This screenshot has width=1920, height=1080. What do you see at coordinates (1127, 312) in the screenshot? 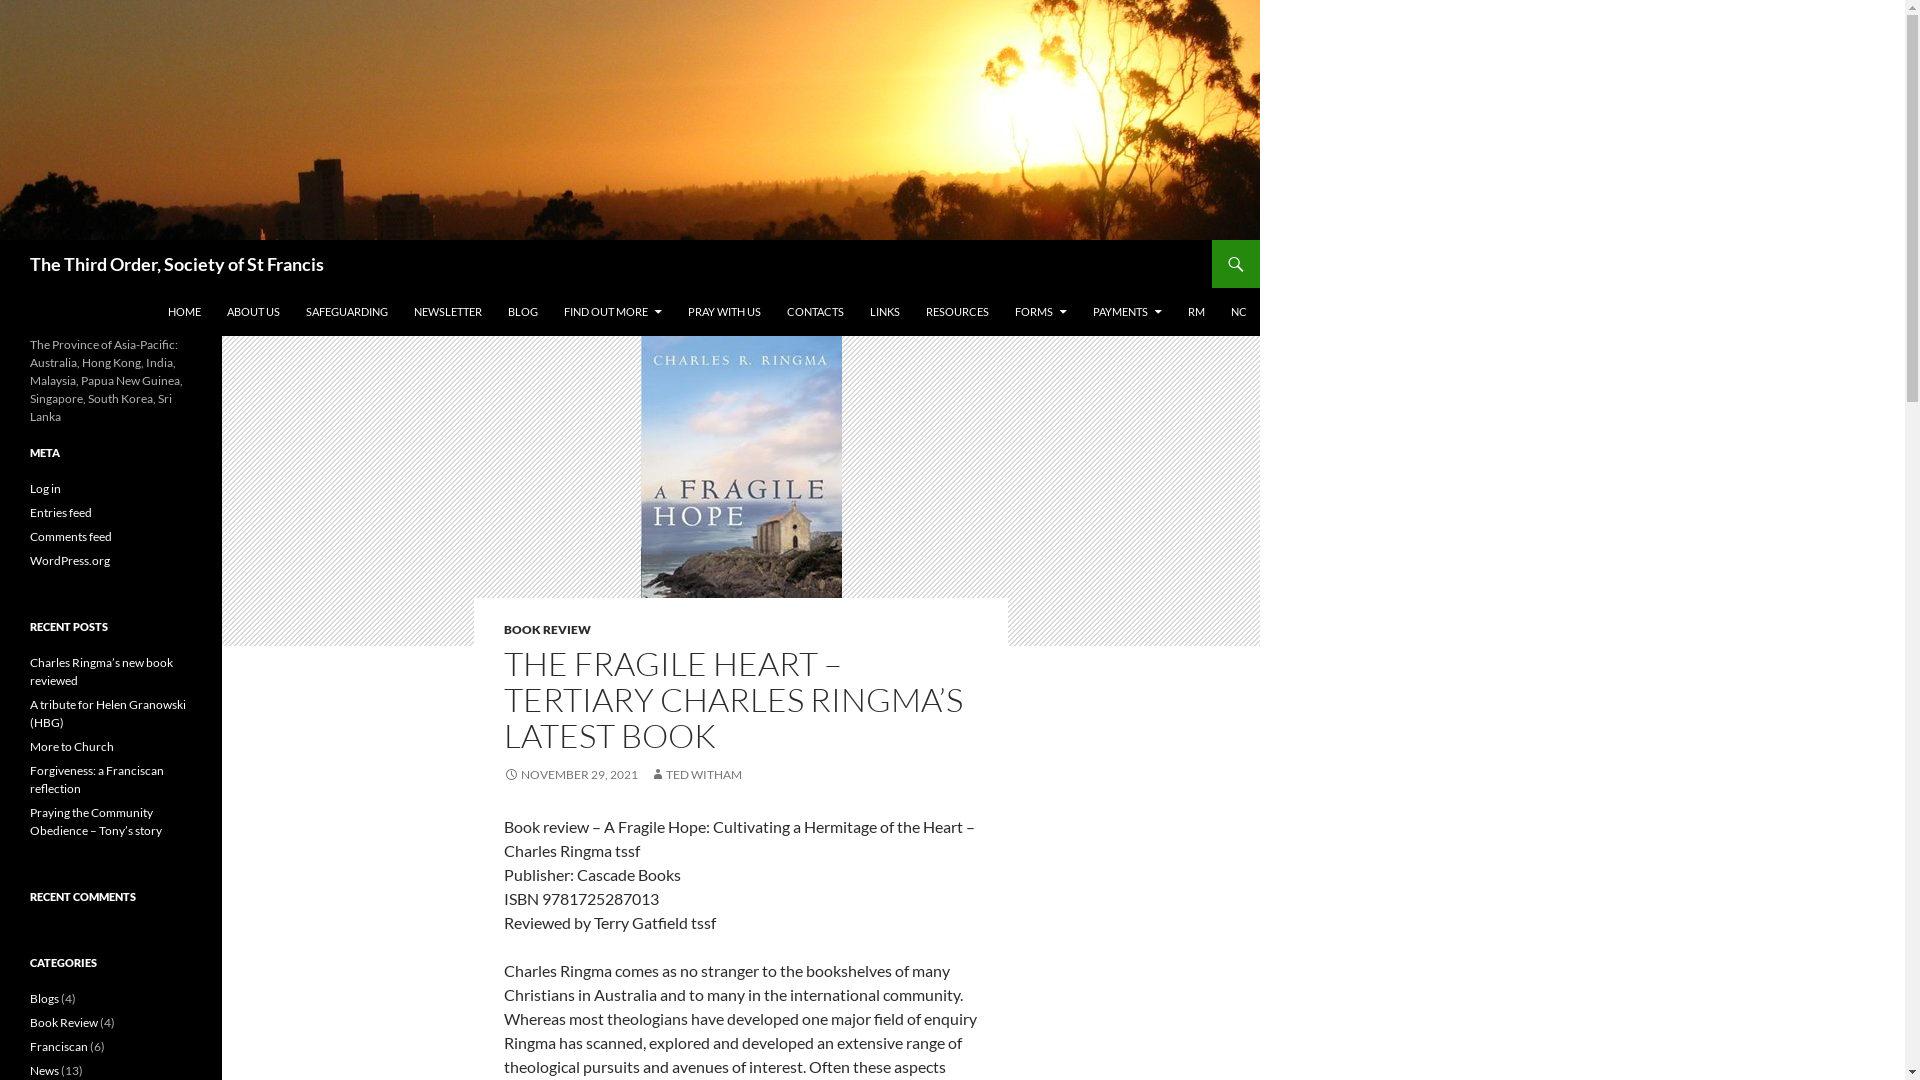
I see `'PAYMENTS'` at bounding box center [1127, 312].